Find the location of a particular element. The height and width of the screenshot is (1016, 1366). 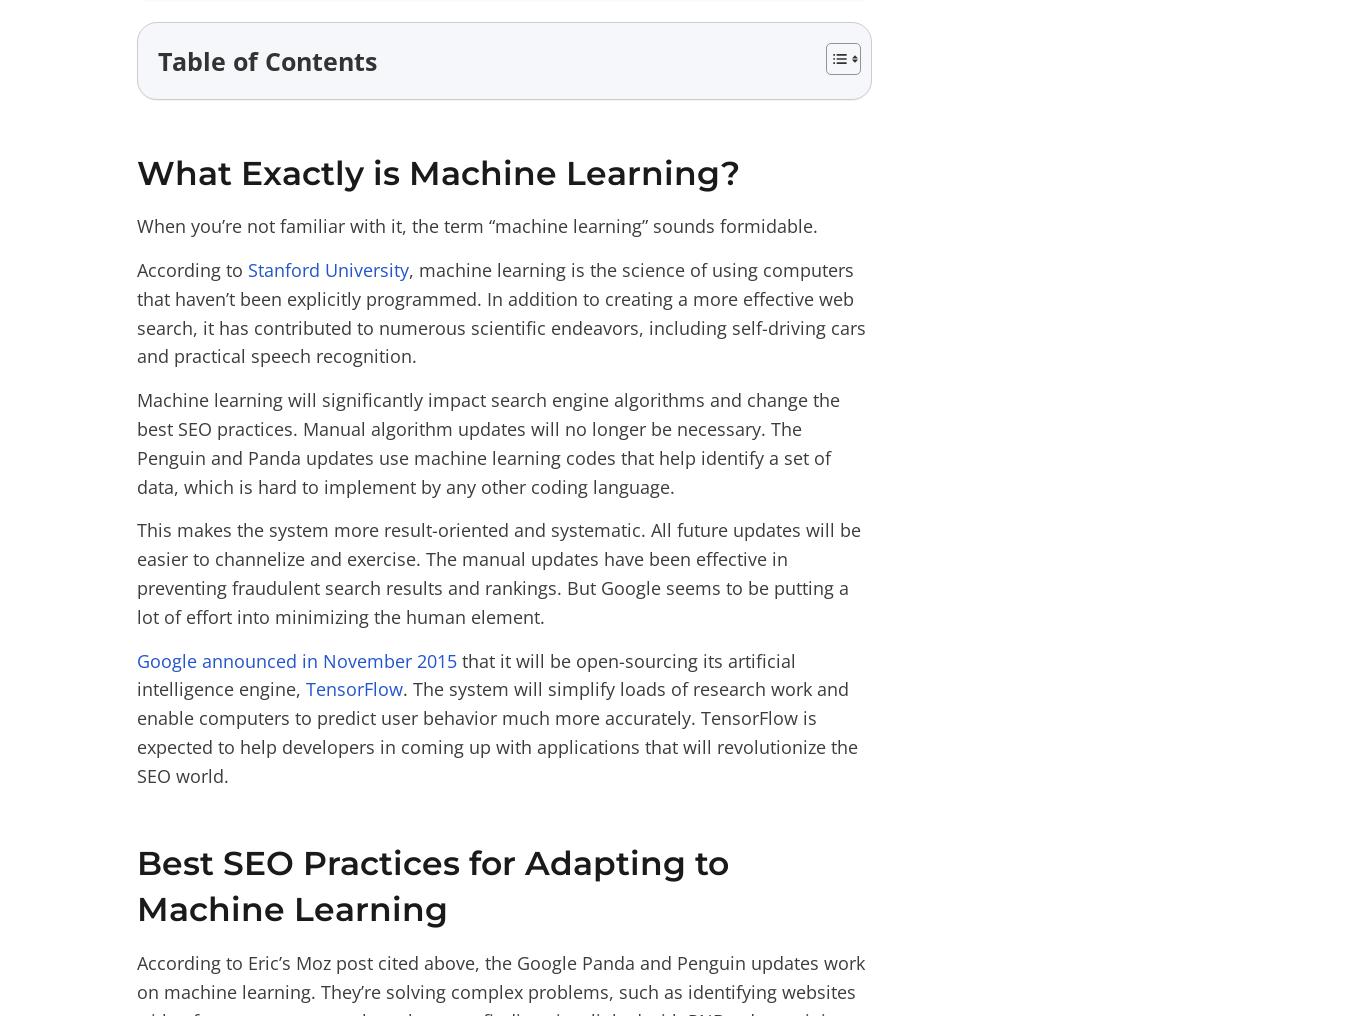

'This makes the system more result-oriented and systematic. All future updates will be easier to channelize and exercise. The manual updates have been effective in preventing fraudulent search results and rankings. But Google seems to be putting a lot of effort into minimizing the human element.' is located at coordinates (498, 573).